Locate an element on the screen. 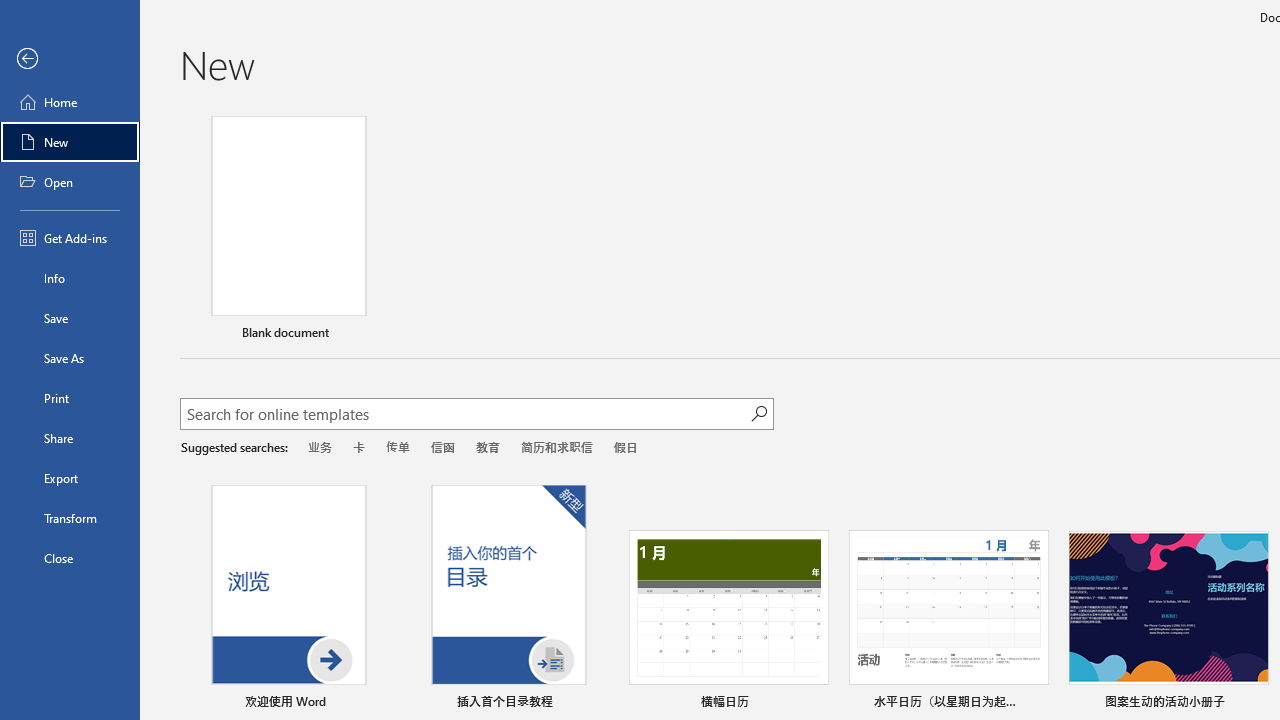 The image size is (1280, 720). 'Open' is located at coordinates (69, 182).